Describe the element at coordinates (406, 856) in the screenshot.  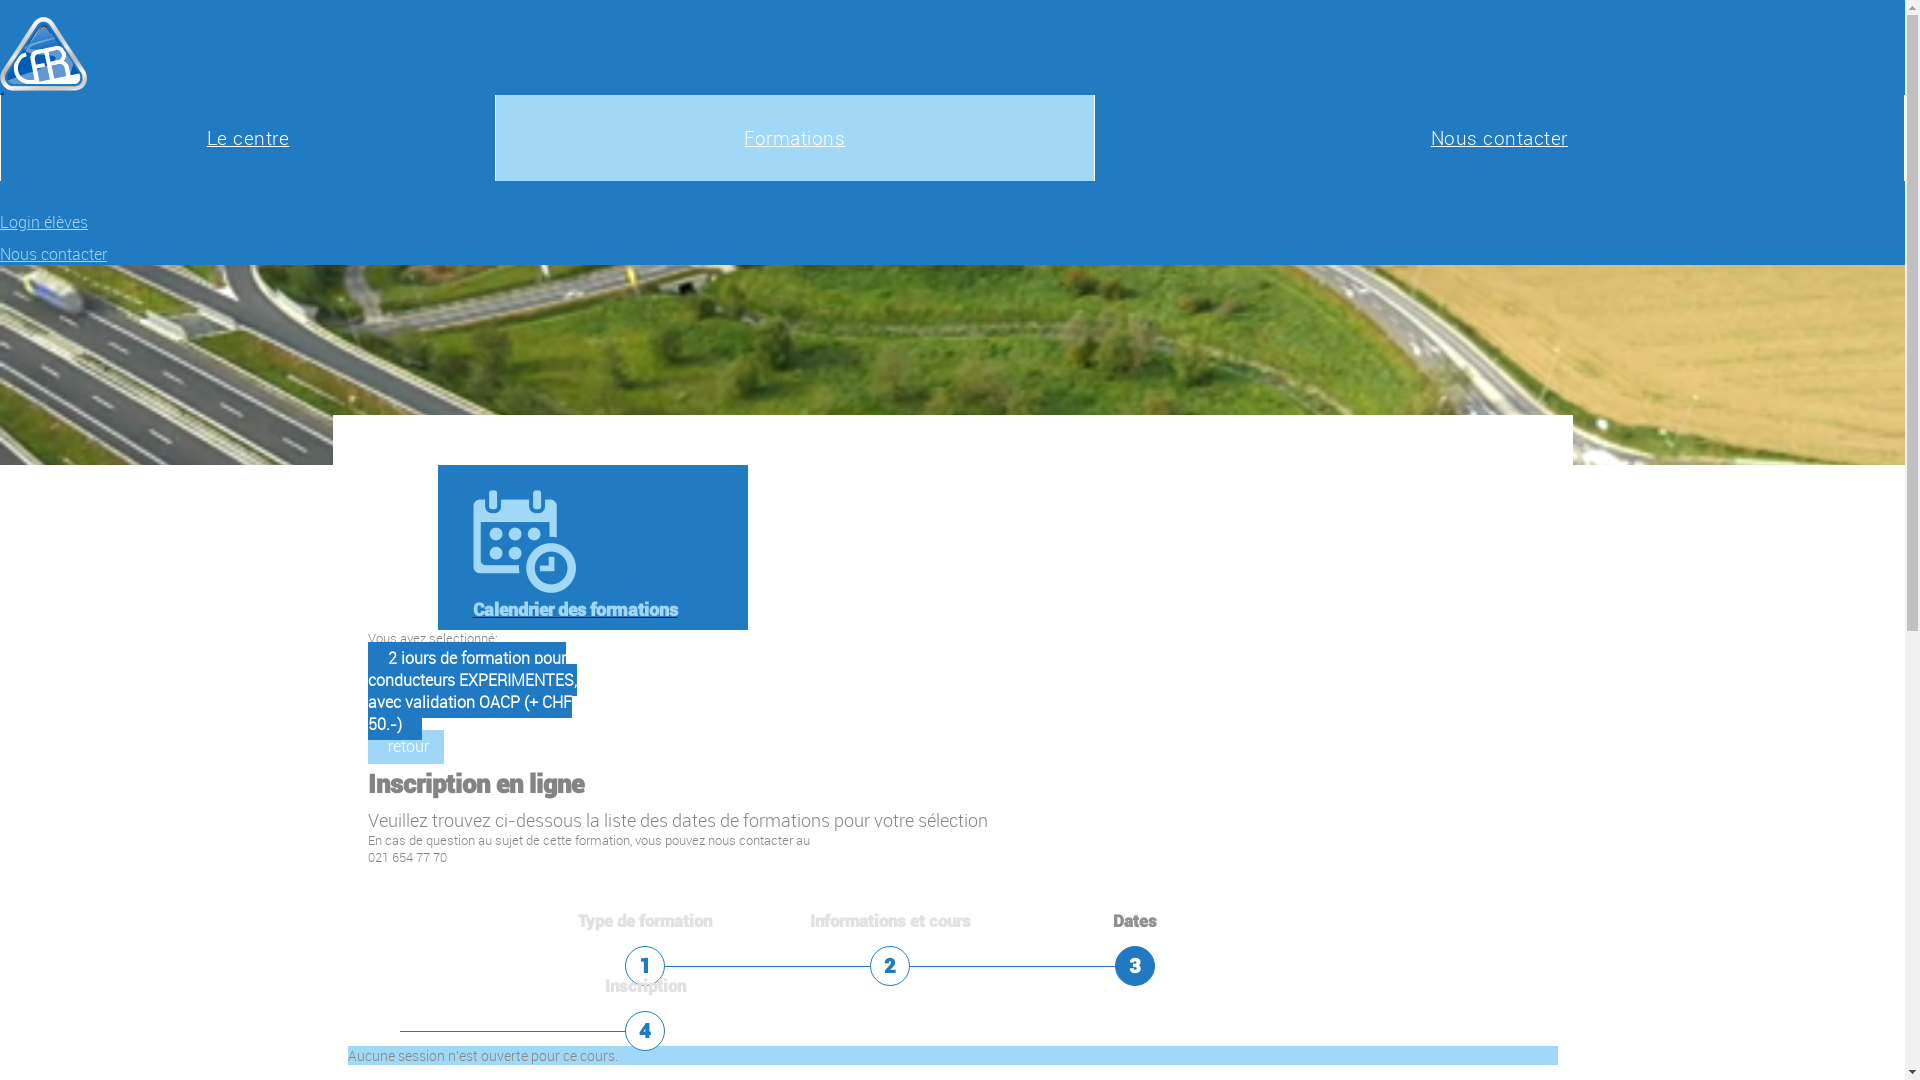
I see `'021 654 77 70'` at that location.